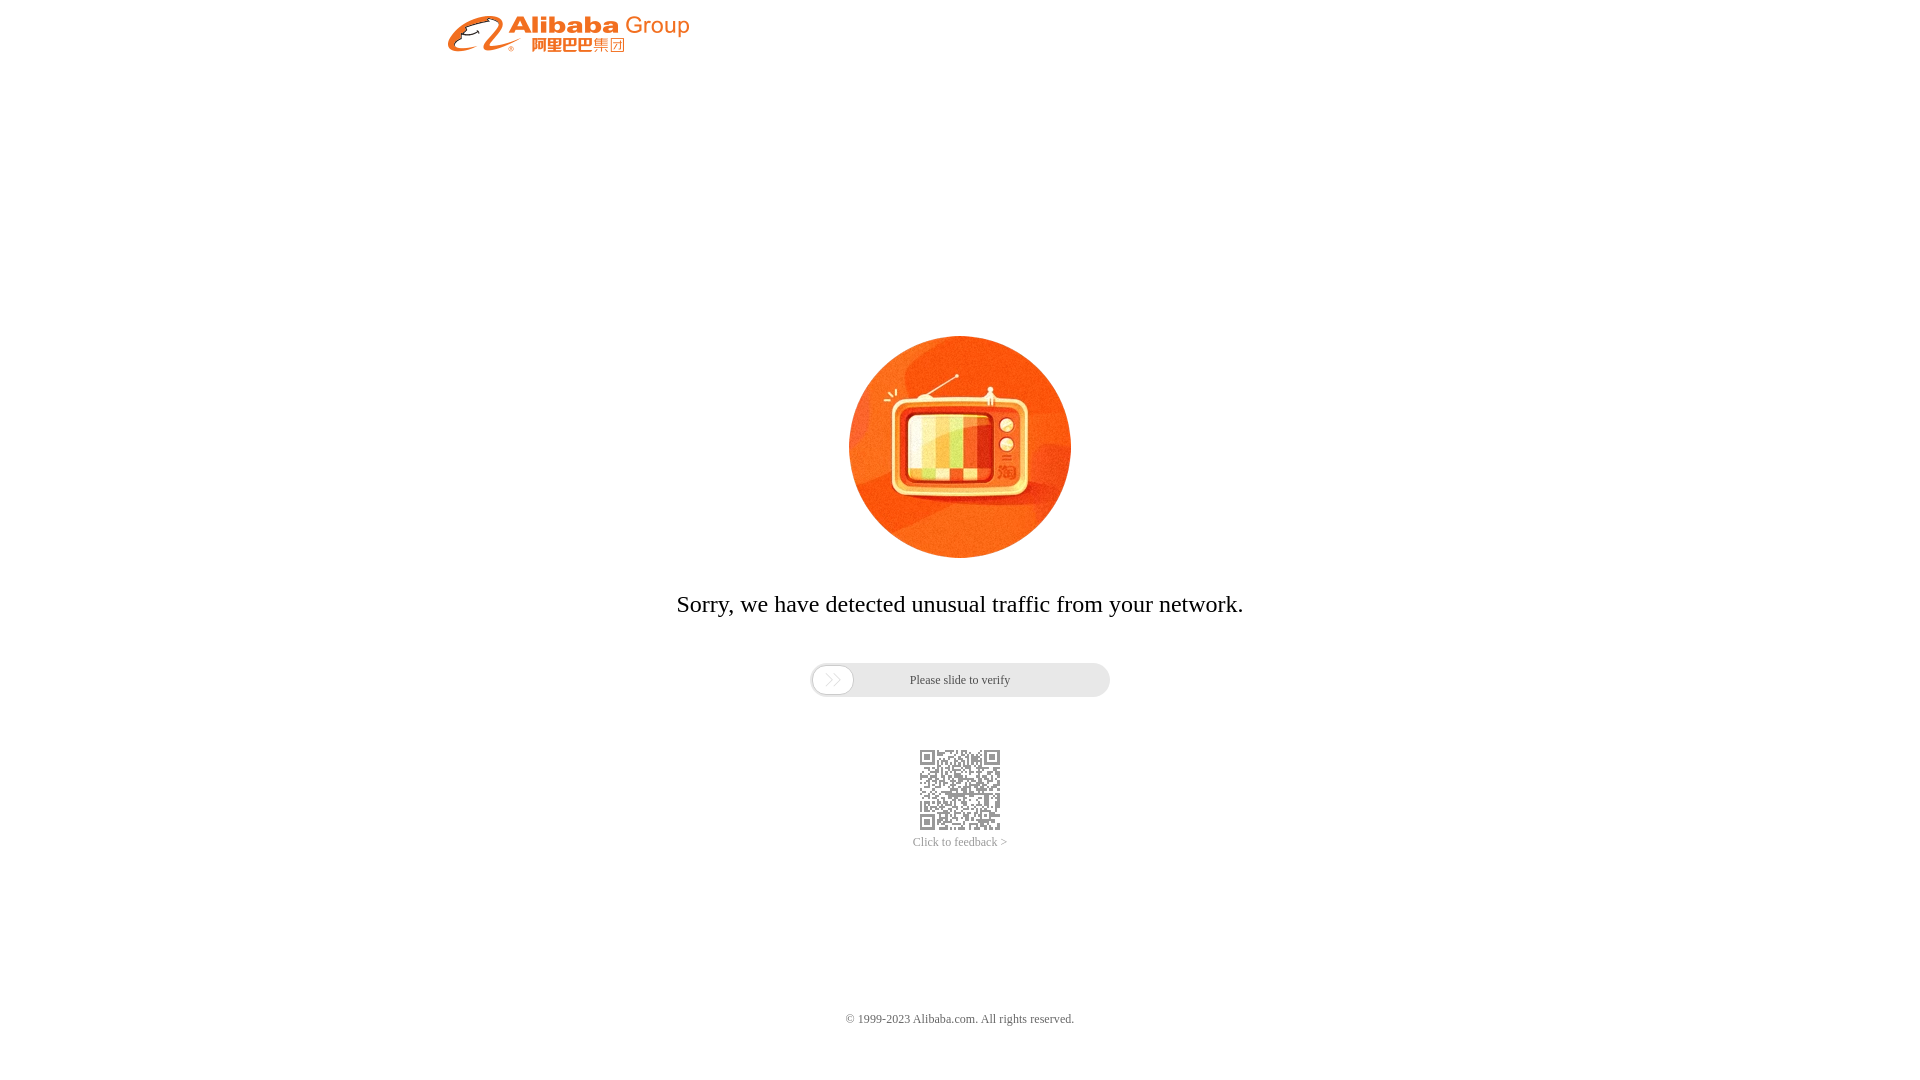 This screenshot has width=1920, height=1080. Describe the element at coordinates (960, 842) in the screenshot. I see `'Click to feedback >'` at that location.